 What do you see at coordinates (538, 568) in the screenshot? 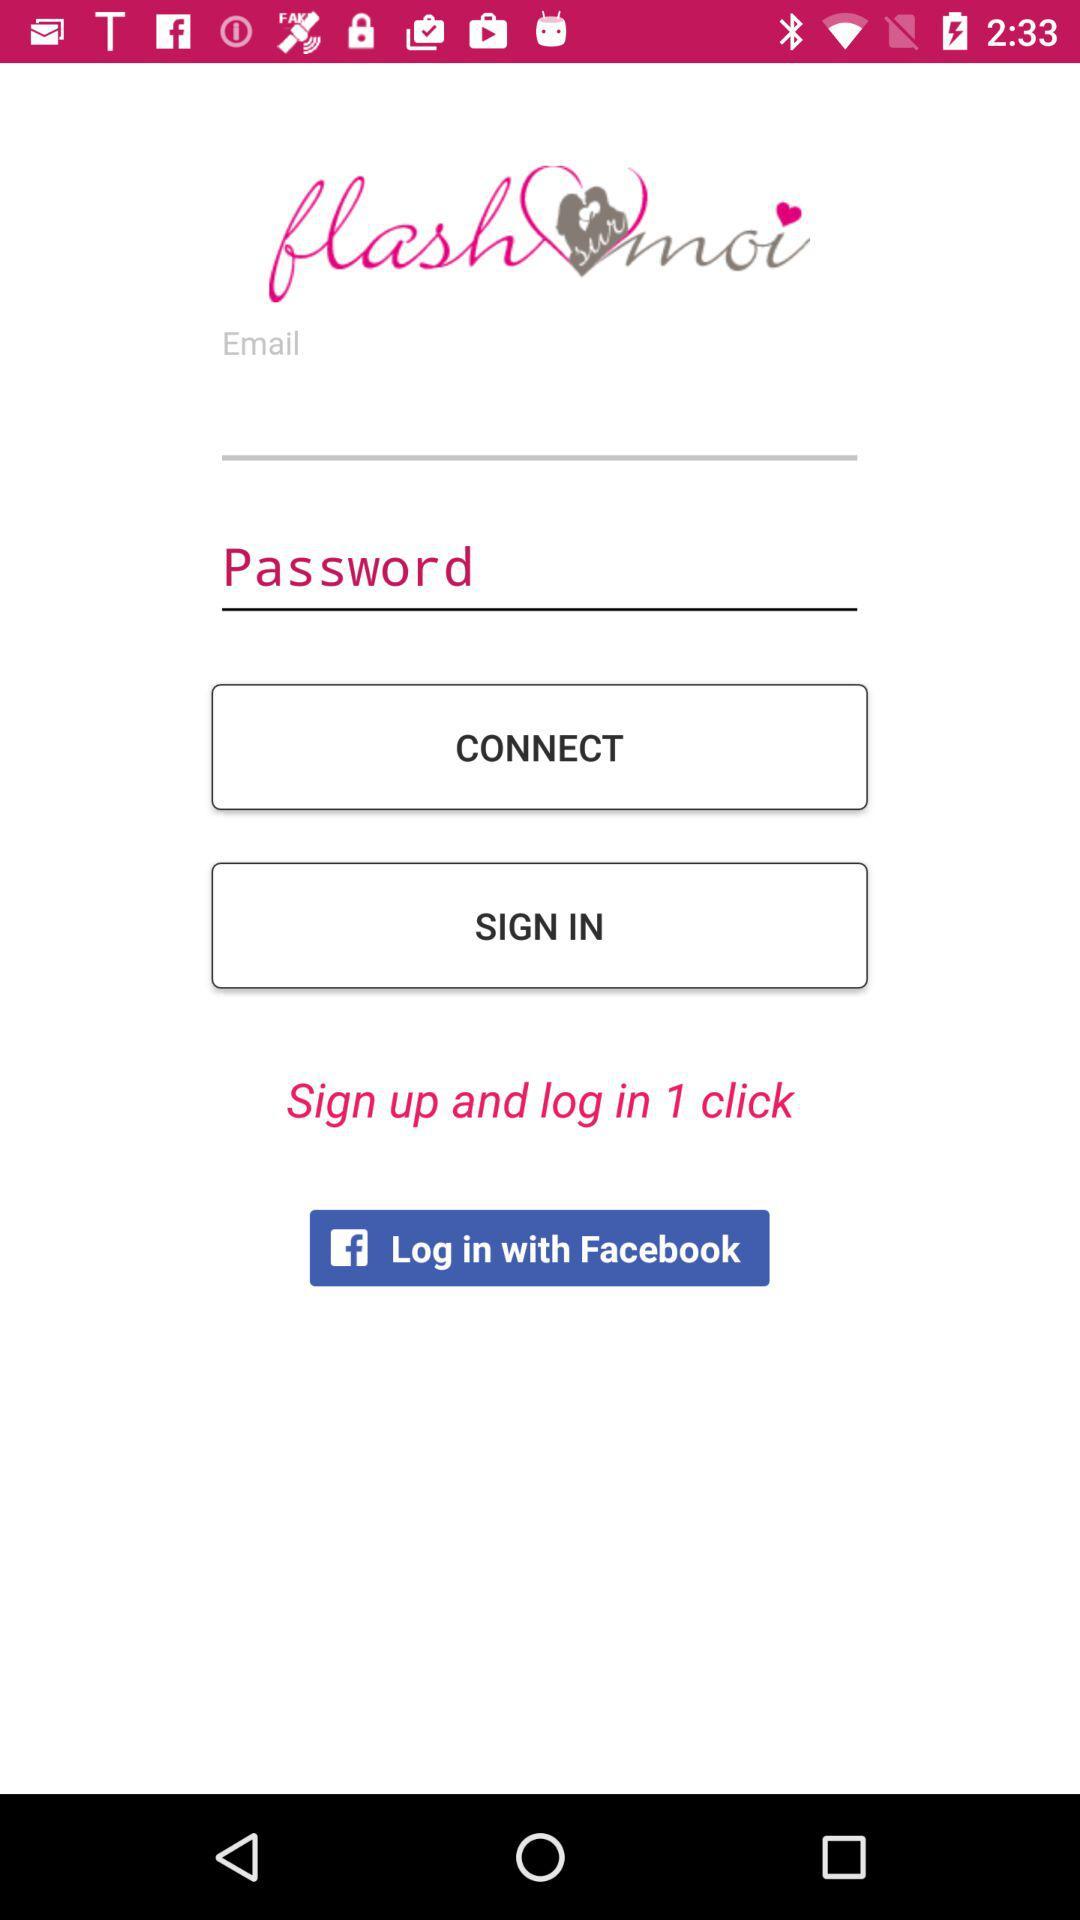
I see `insert password` at bounding box center [538, 568].